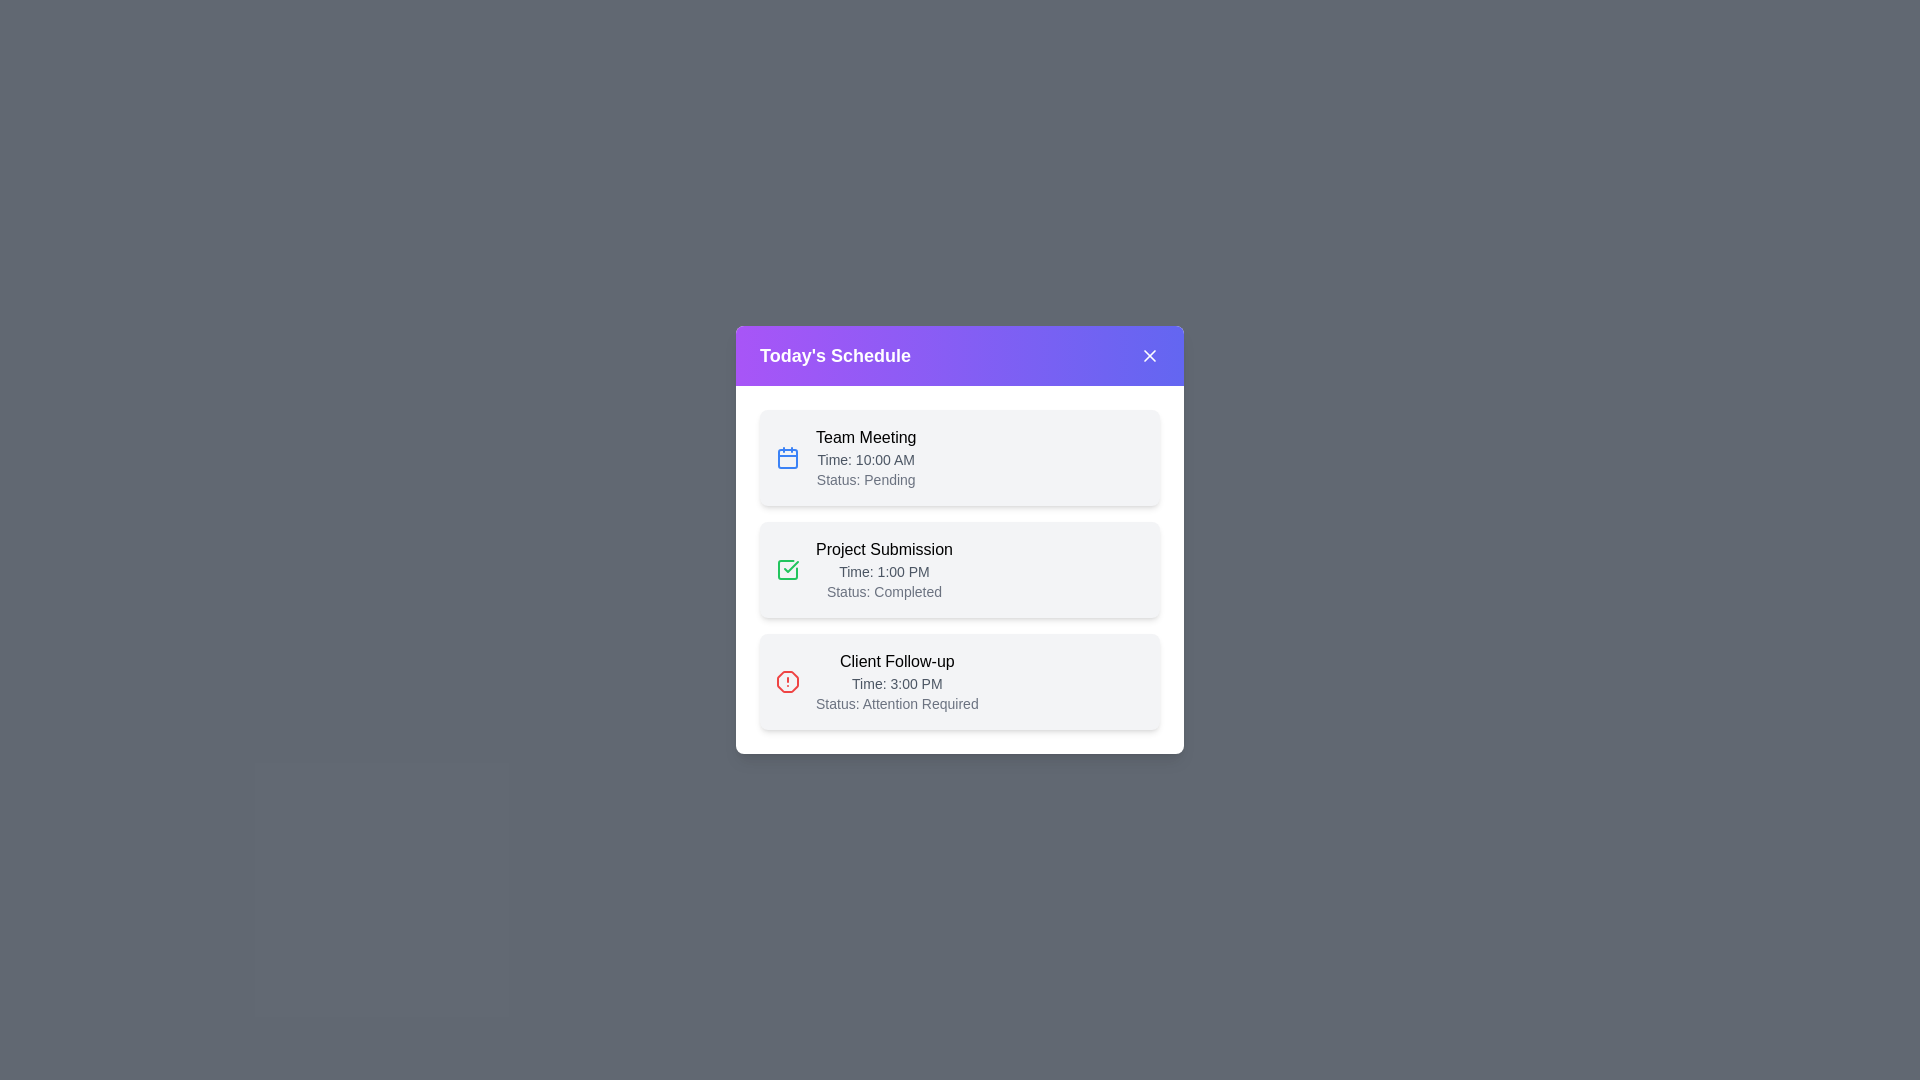  What do you see at coordinates (1150, 354) in the screenshot?
I see `the close button (X) to close the dialog box` at bounding box center [1150, 354].